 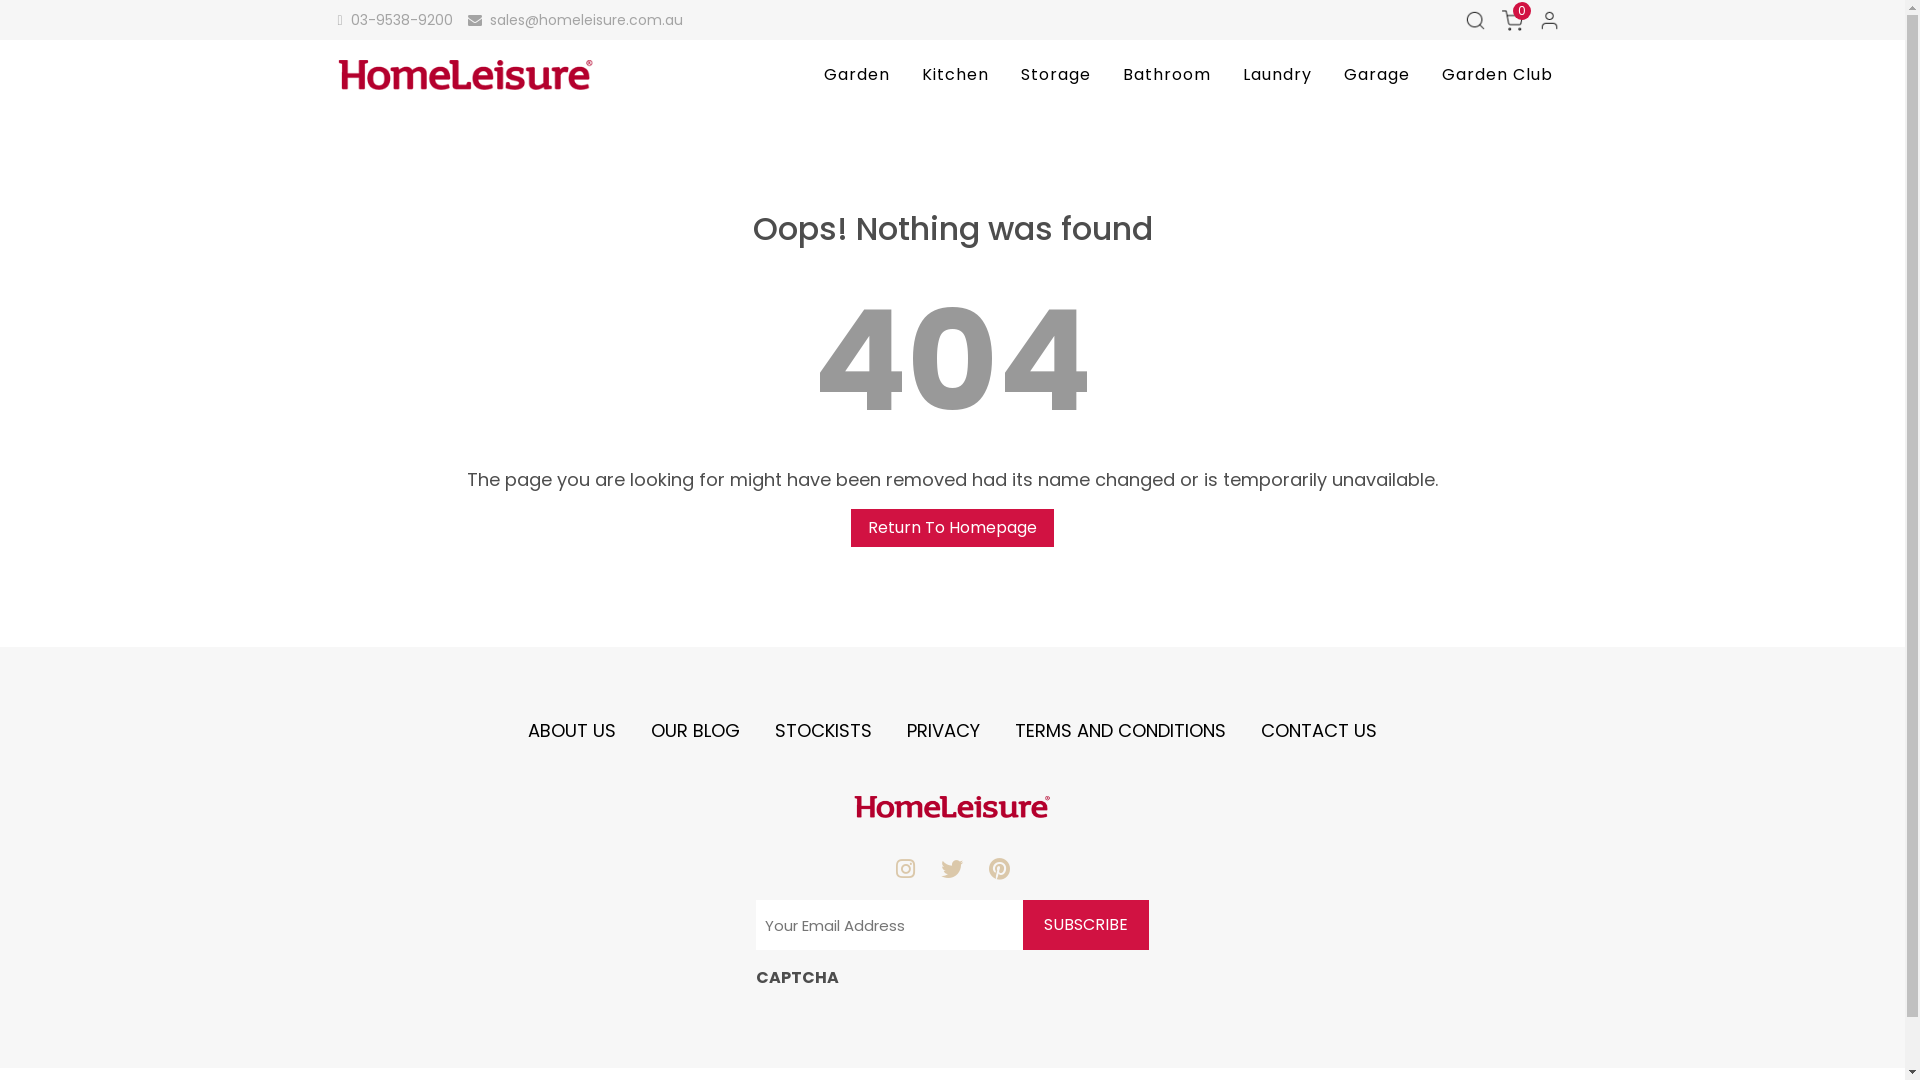 What do you see at coordinates (1084, 925) in the screenshot?
I see `'Subscribe'` at bounding box center [1084, 925].